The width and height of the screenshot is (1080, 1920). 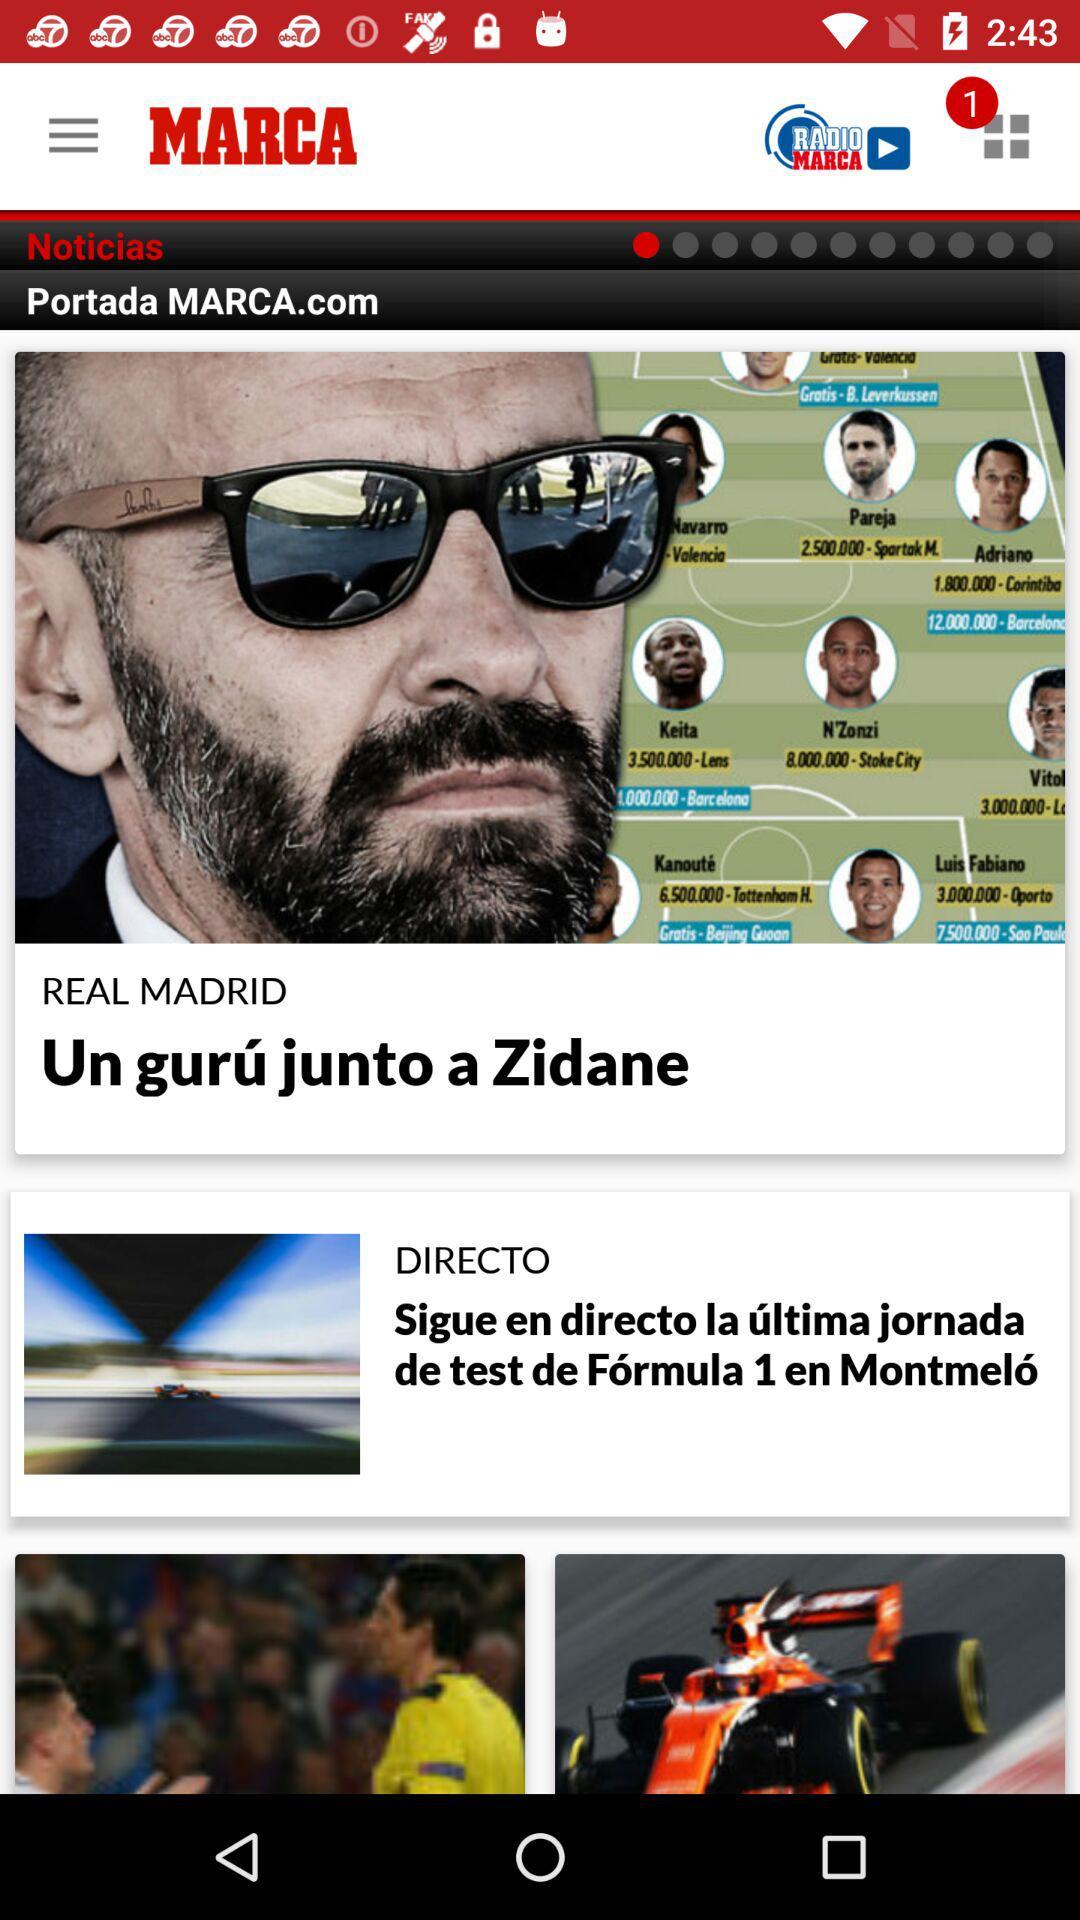 What do you see at coordinates (837, 135) in the screenshot?
I see `the icon to the right of the noticias item` at bounding box center [837, 135].